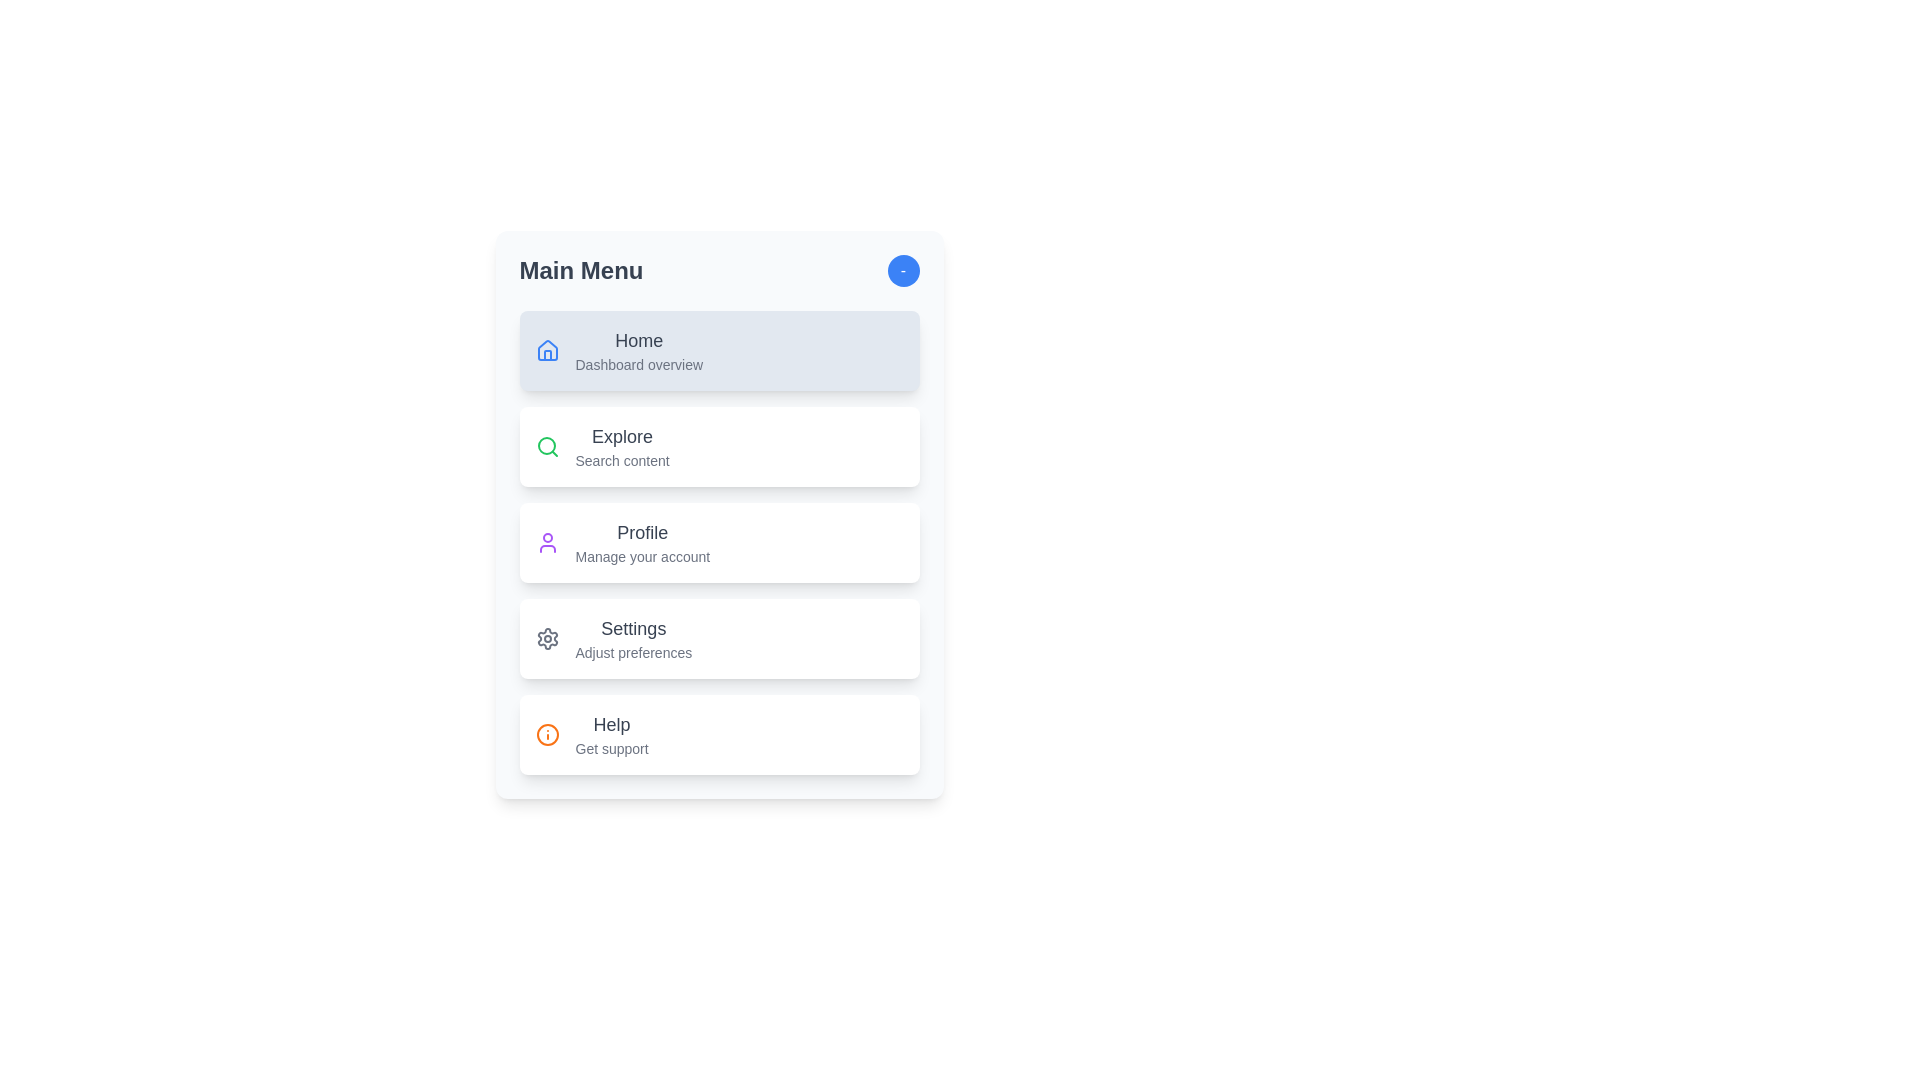  What do you see at coordinates (719, 350) in the screenshot?
I see `the menu item labeled 'Home' to observe visual feedback` at bounding box center [719, 350].